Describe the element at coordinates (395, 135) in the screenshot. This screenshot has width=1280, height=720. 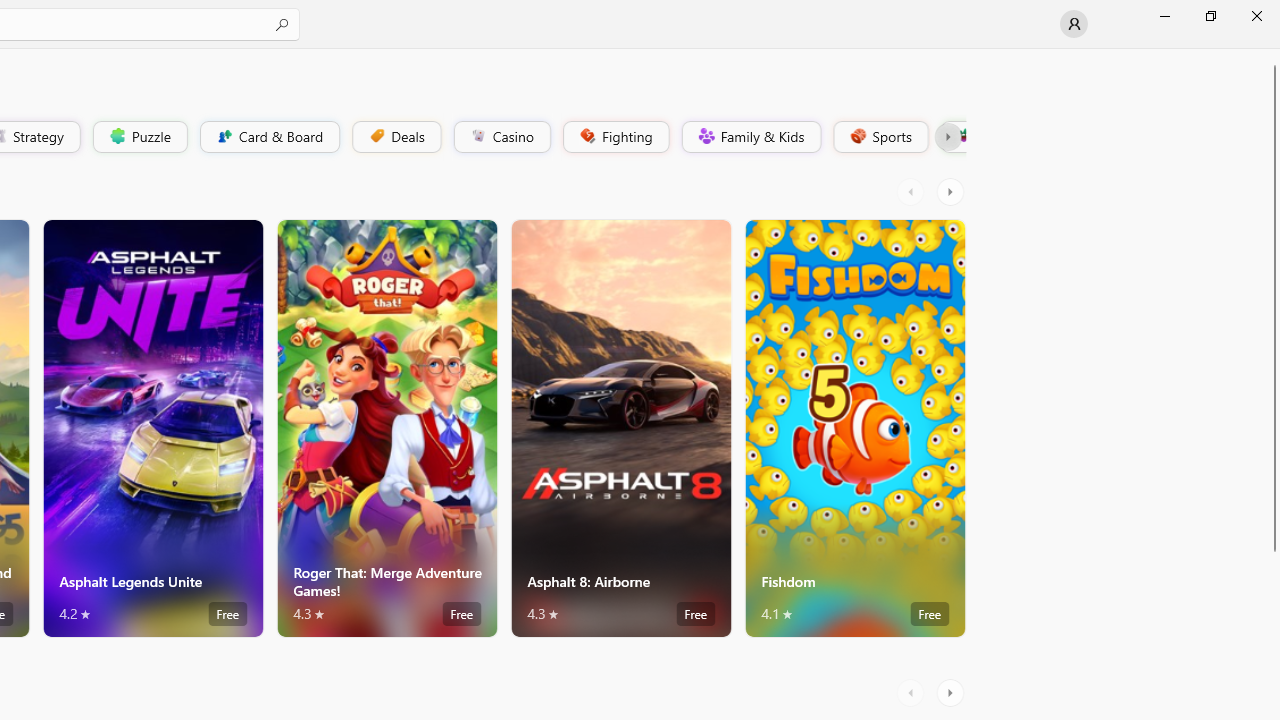
I see `'Deals'` at that location.